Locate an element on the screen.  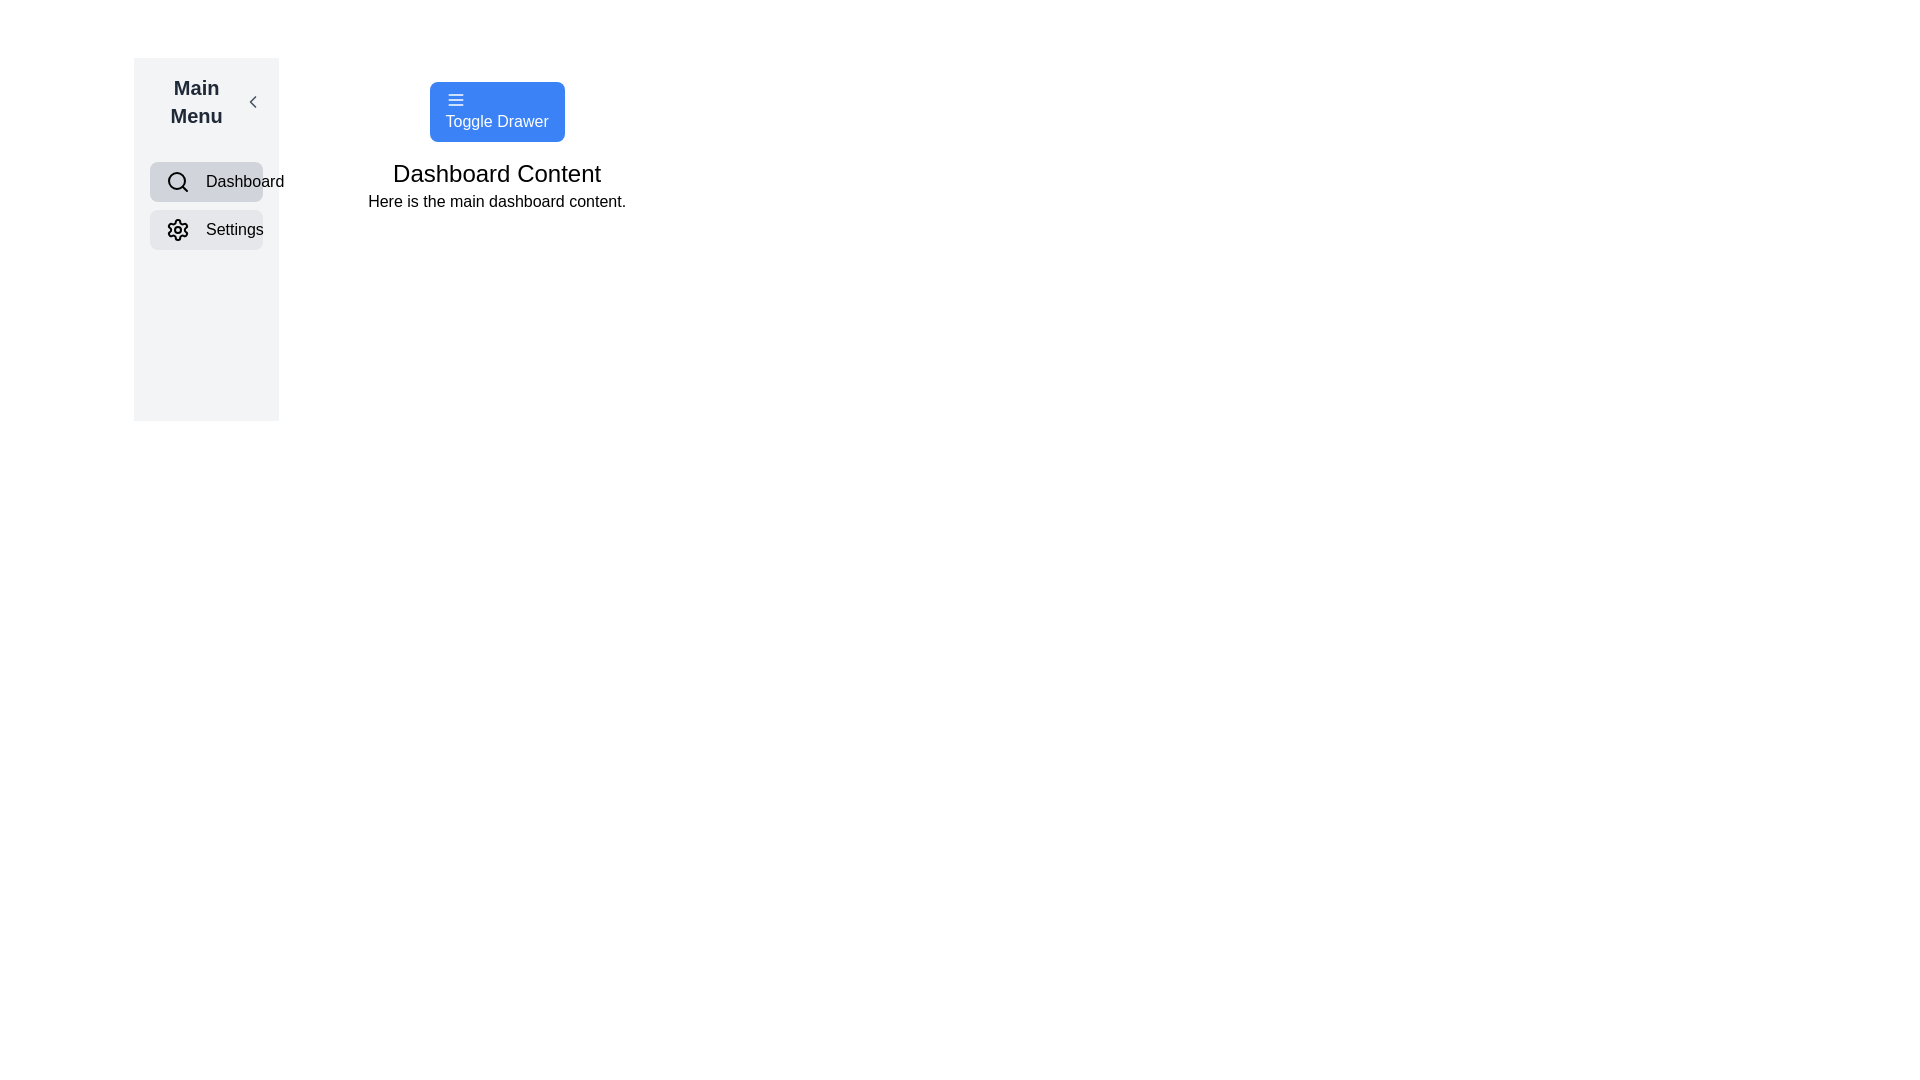
the magnifying glass icon within the 'Dashboard' menu button in the sidebar is located at coordinates (177, 181).